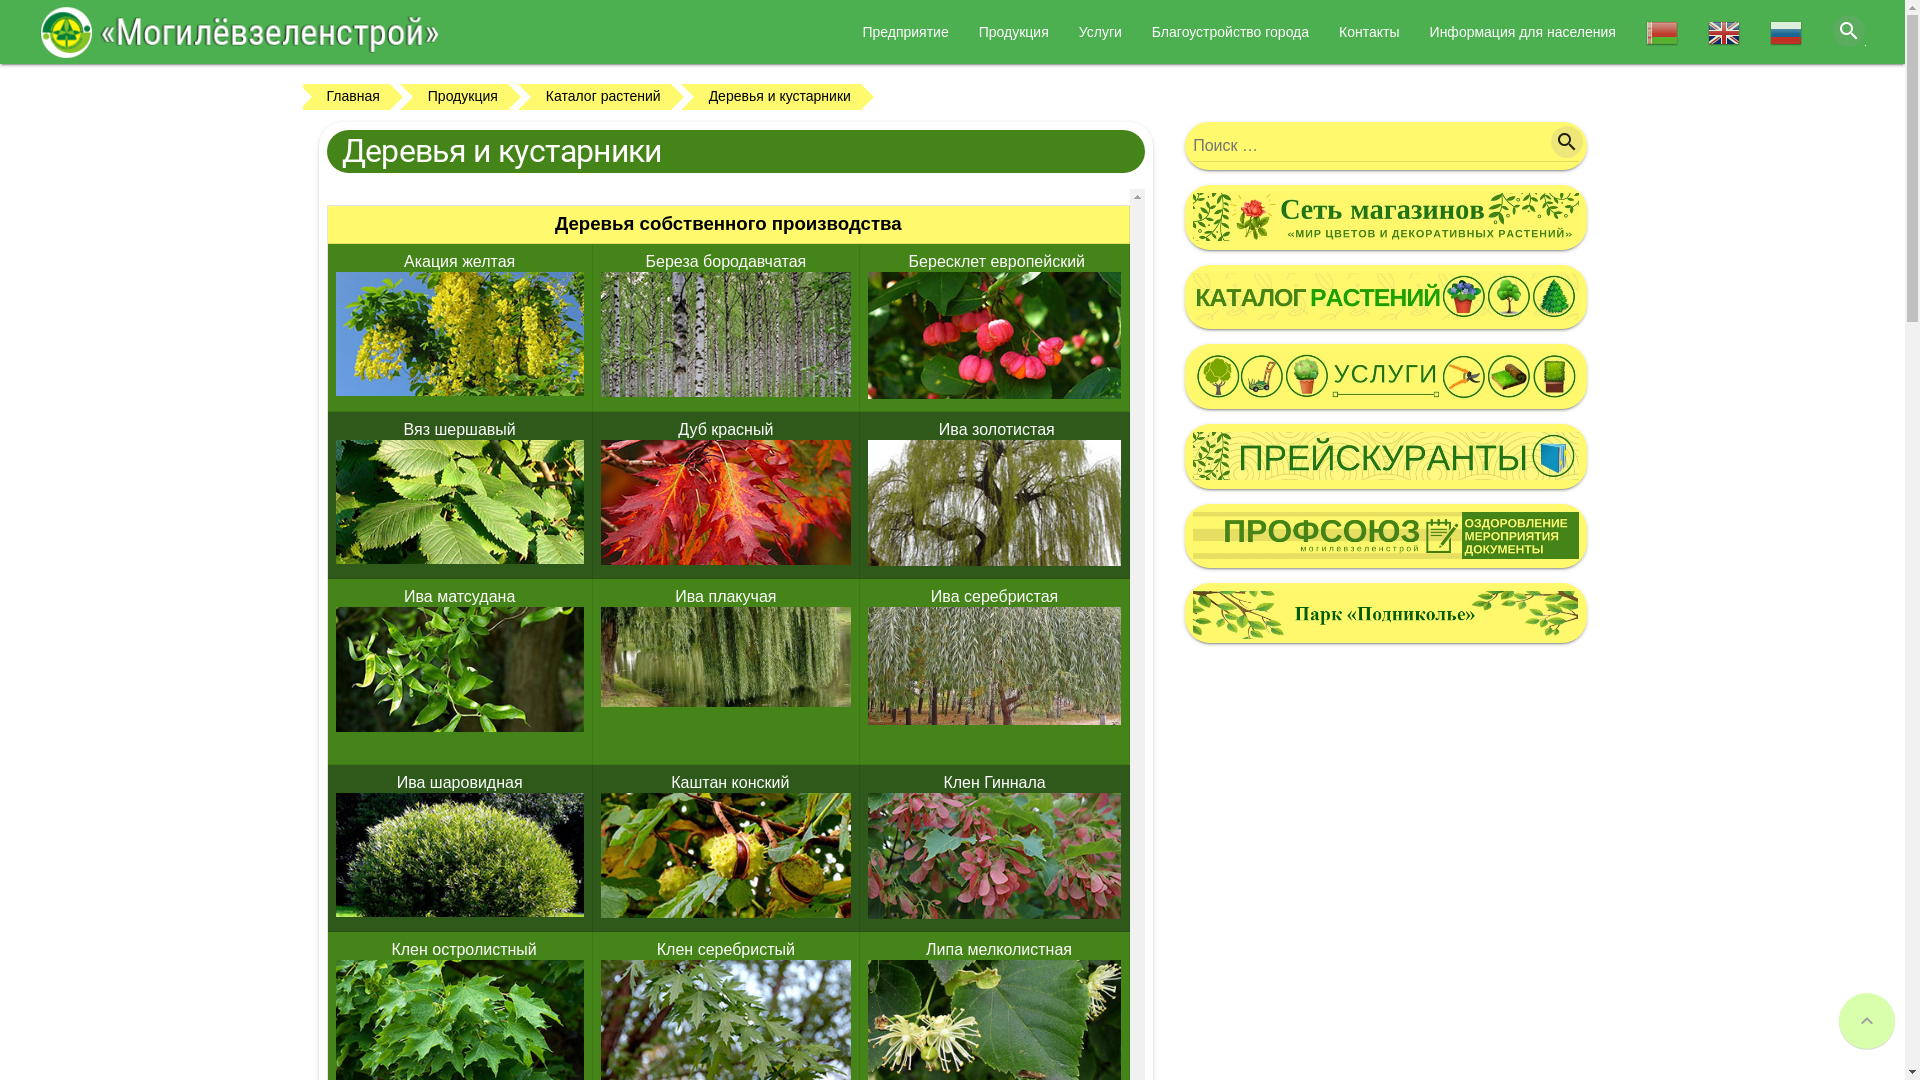  Describe the element at coordinates (1722, 39) in the screenshot. I see `'English'` at that location.